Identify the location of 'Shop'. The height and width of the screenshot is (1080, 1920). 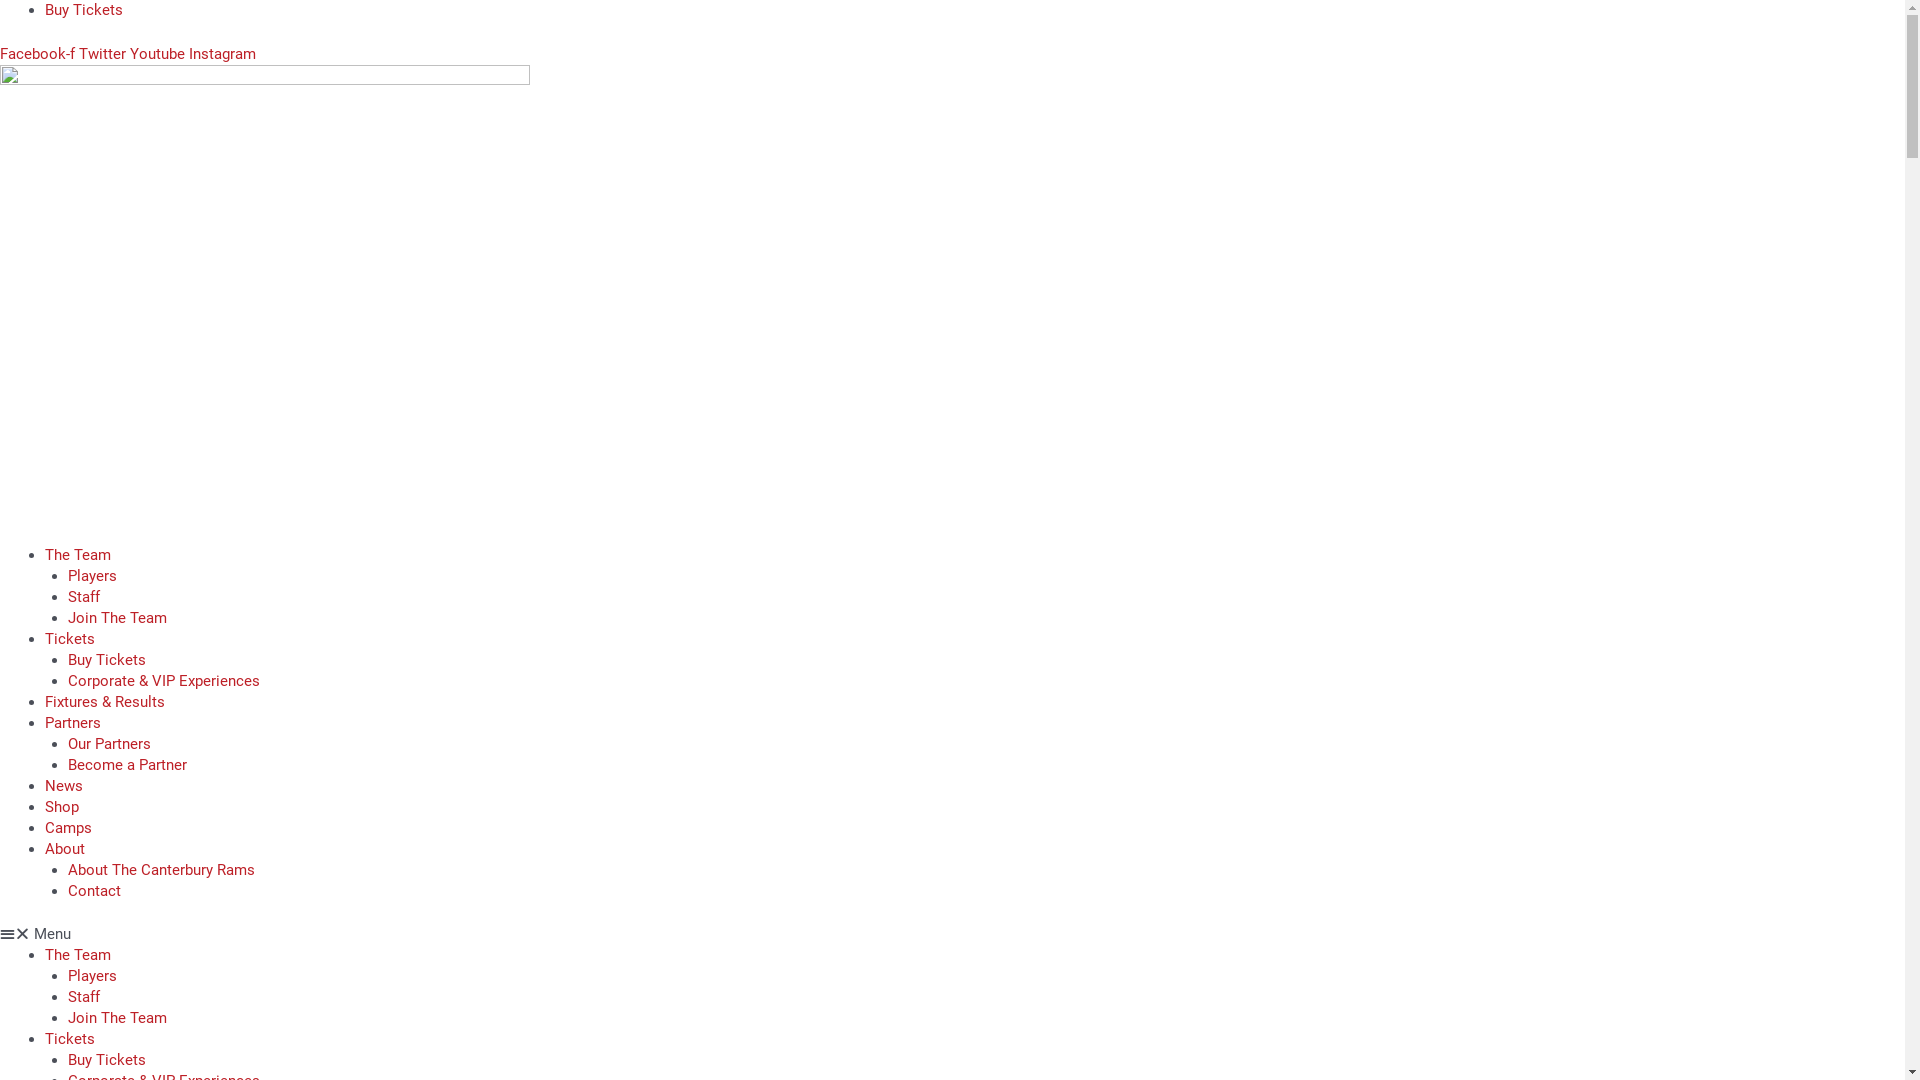
(62, 805).